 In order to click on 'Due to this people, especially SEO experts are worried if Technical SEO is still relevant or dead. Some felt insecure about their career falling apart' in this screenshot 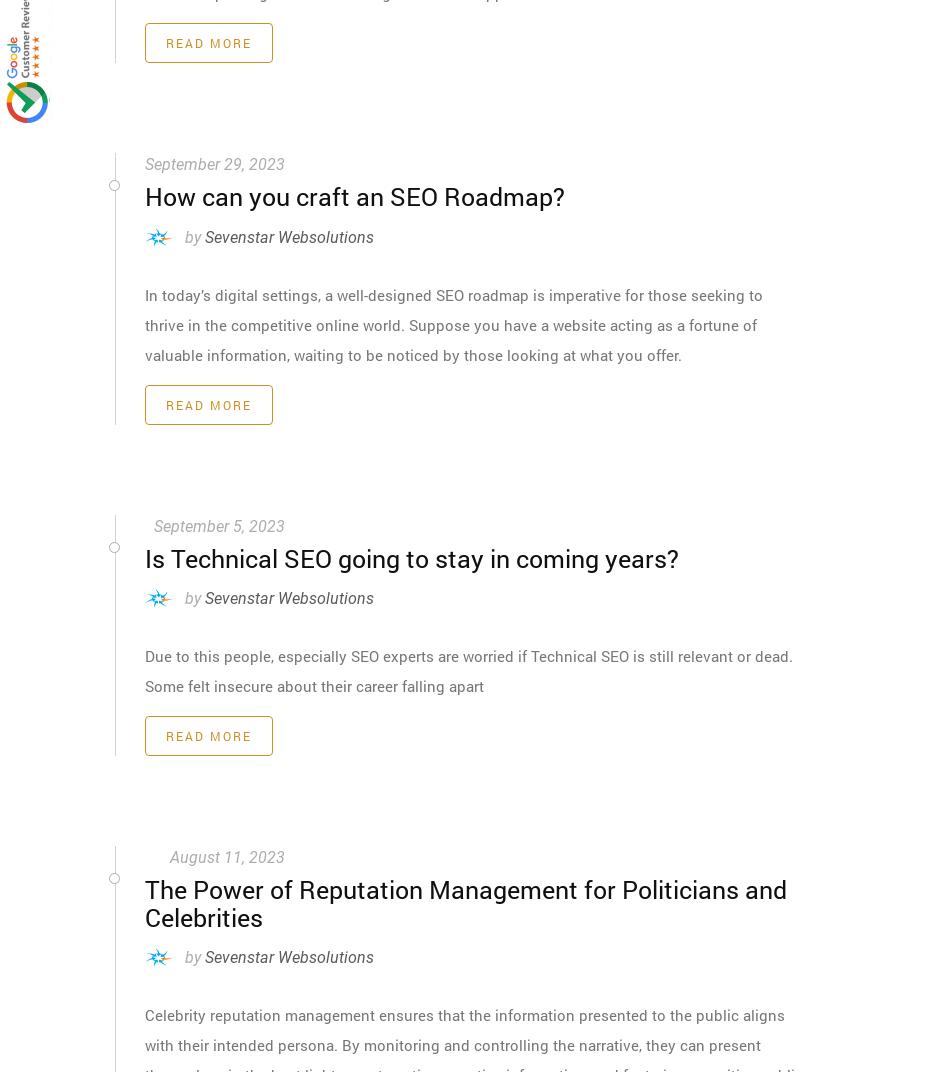, I will do `click(468, 670)`.